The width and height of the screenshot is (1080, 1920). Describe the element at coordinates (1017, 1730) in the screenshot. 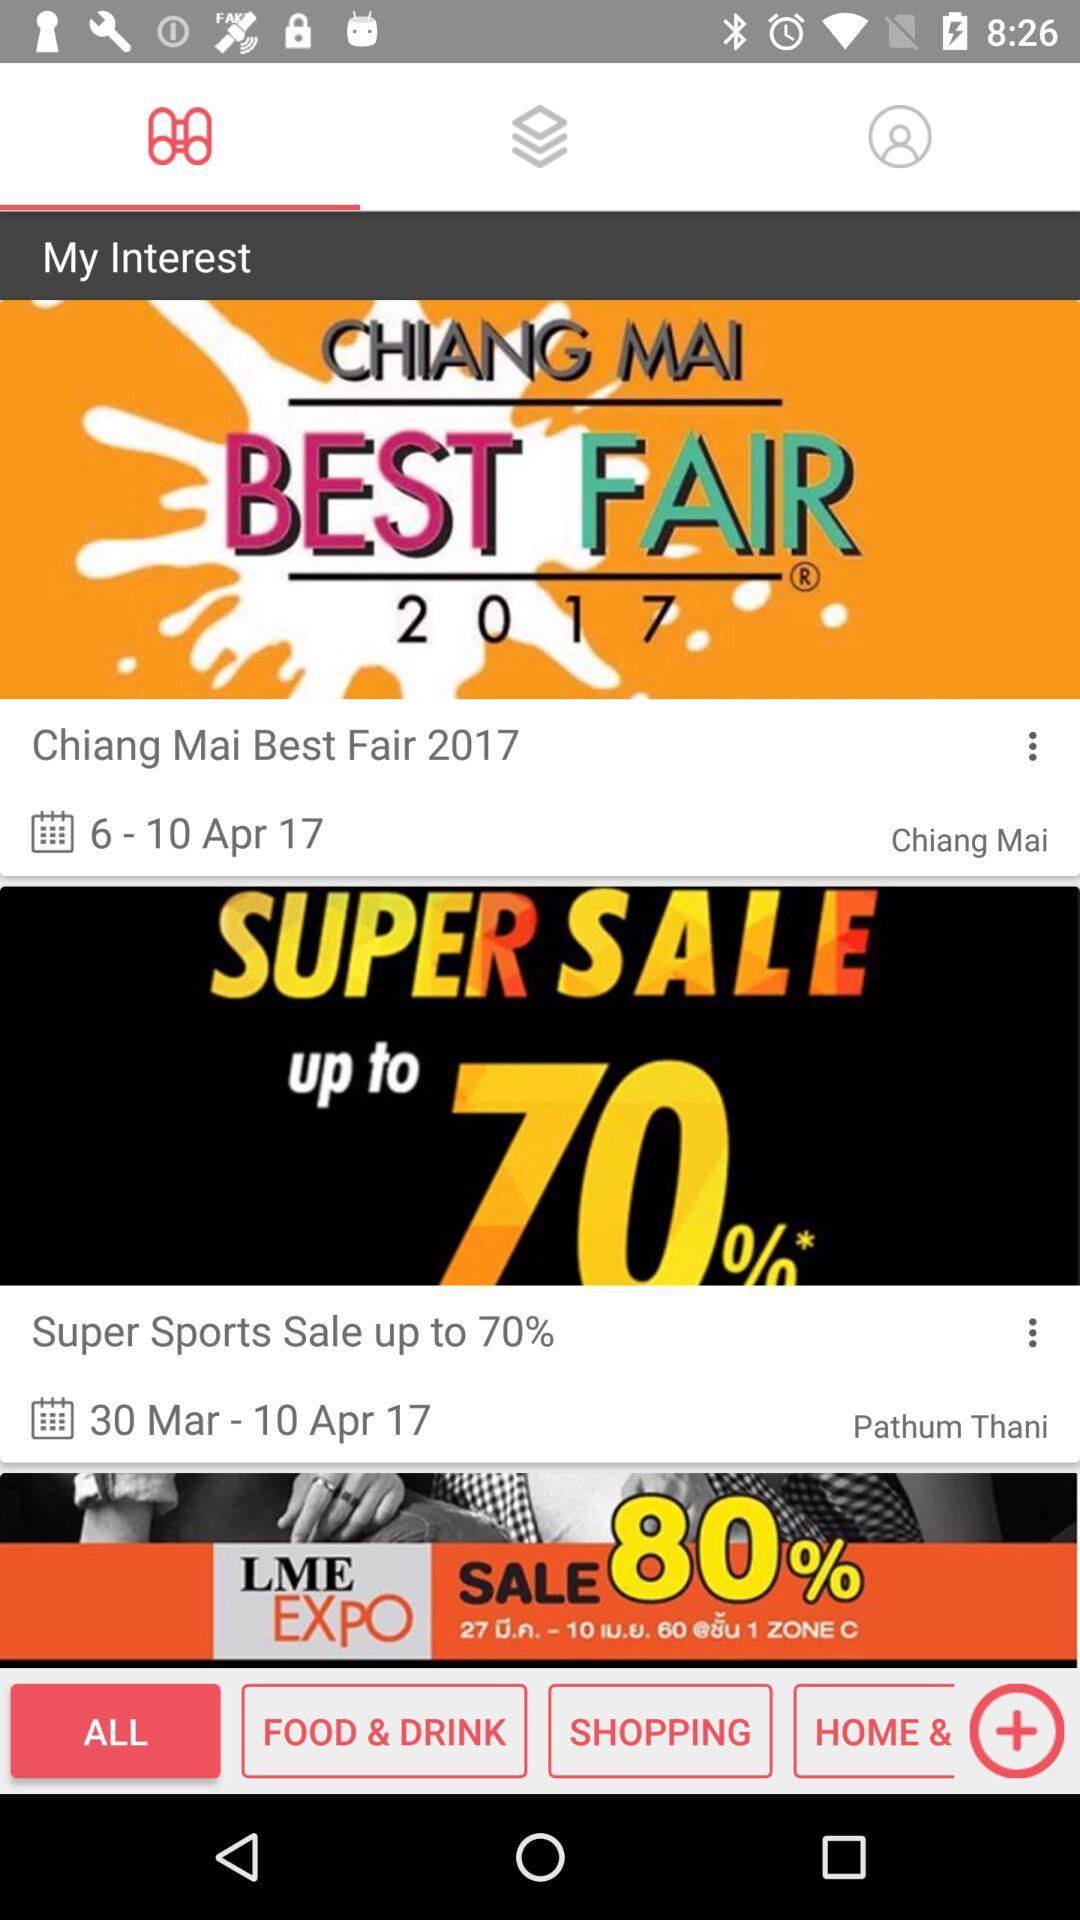

I see `the add icon` at that location.